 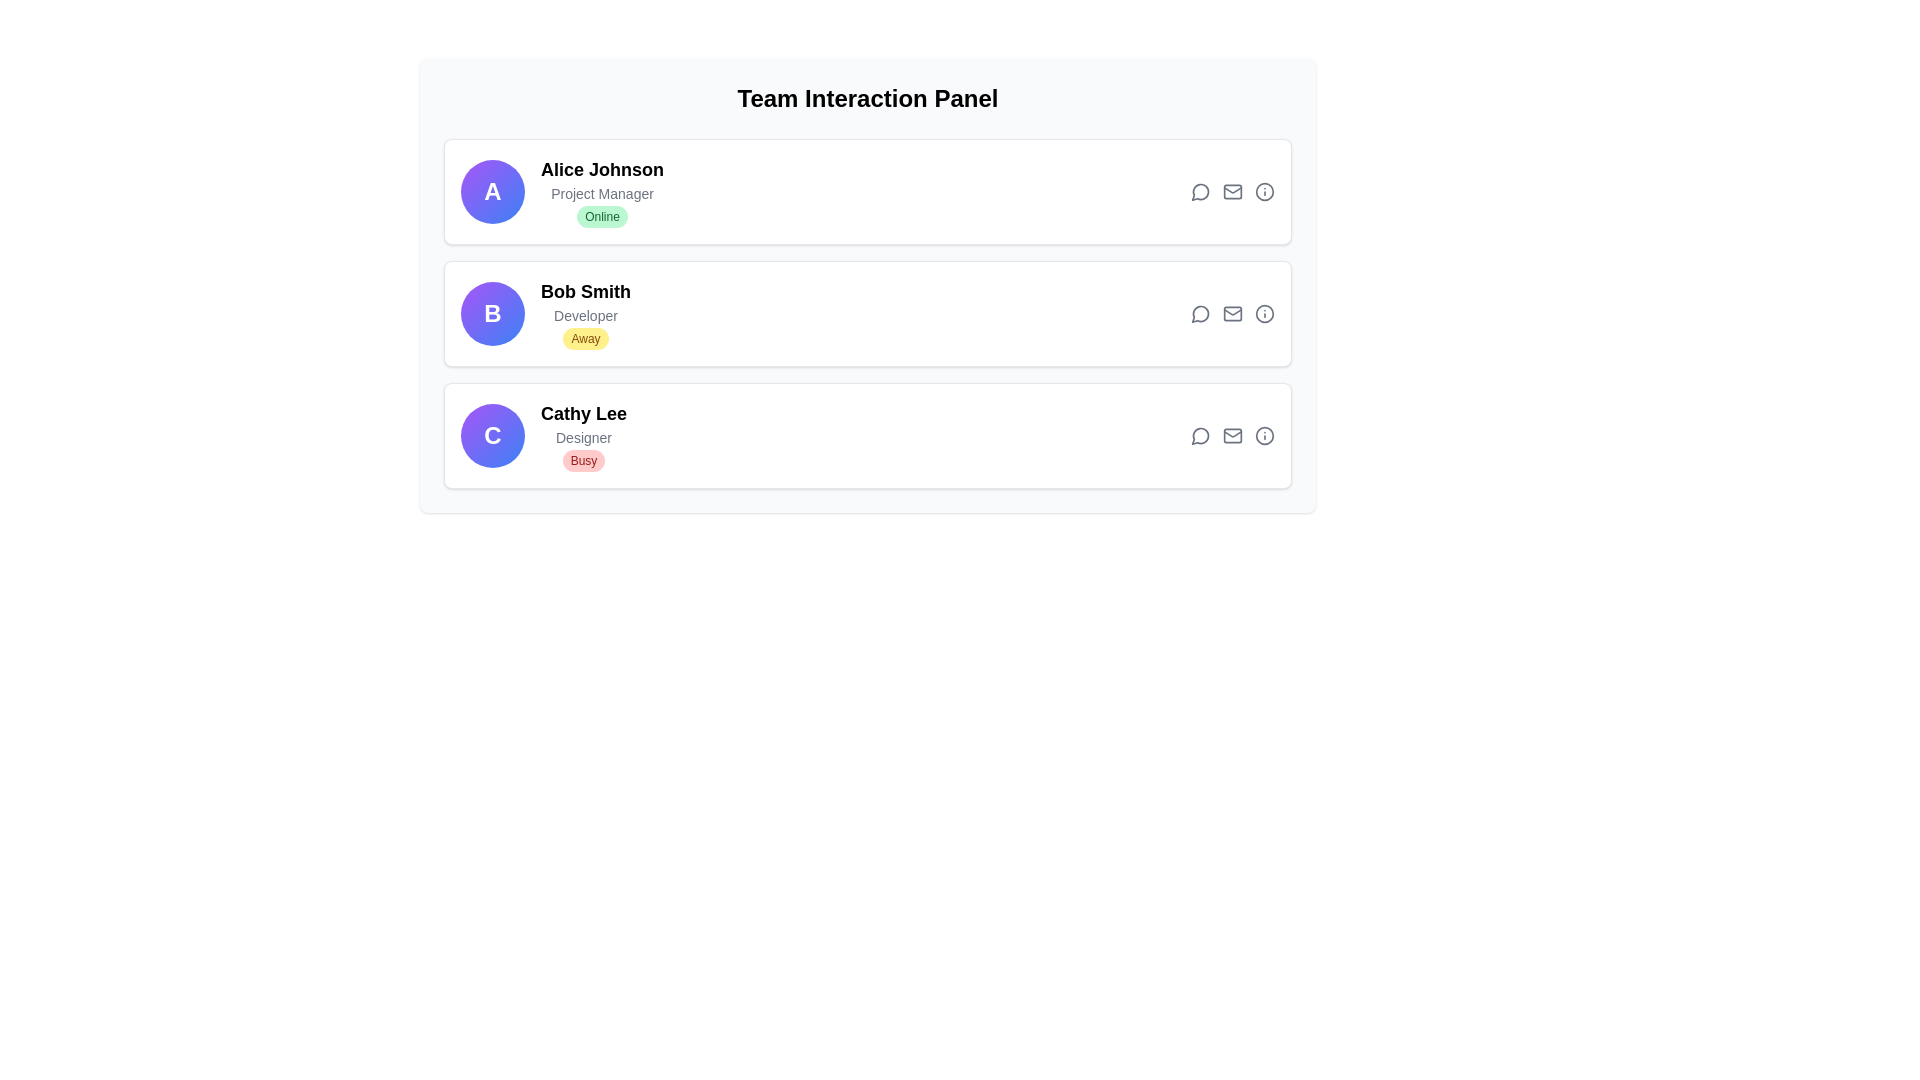 I want to click on the email icon, which is the second icon from the left in the middle user's row, so click(x=1232, y=312).